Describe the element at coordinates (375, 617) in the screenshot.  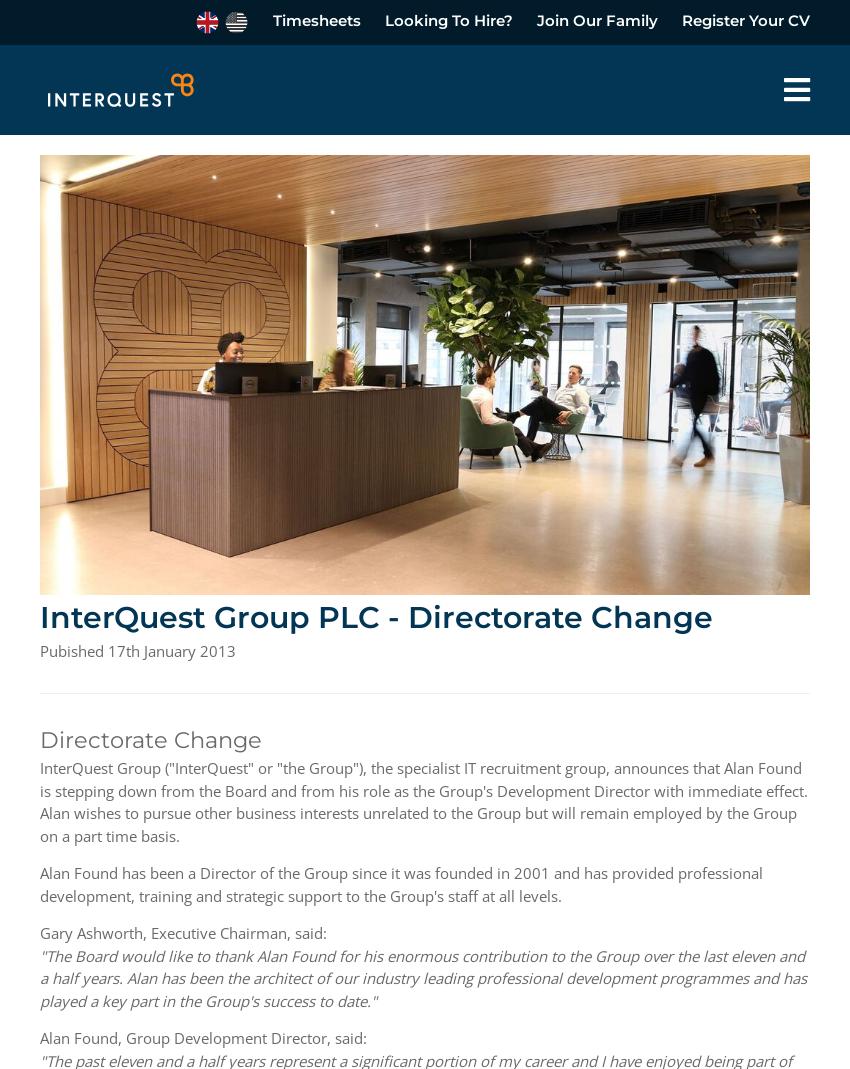
I see `'InterQuest Group PLC - Directorate Change'` at that location.